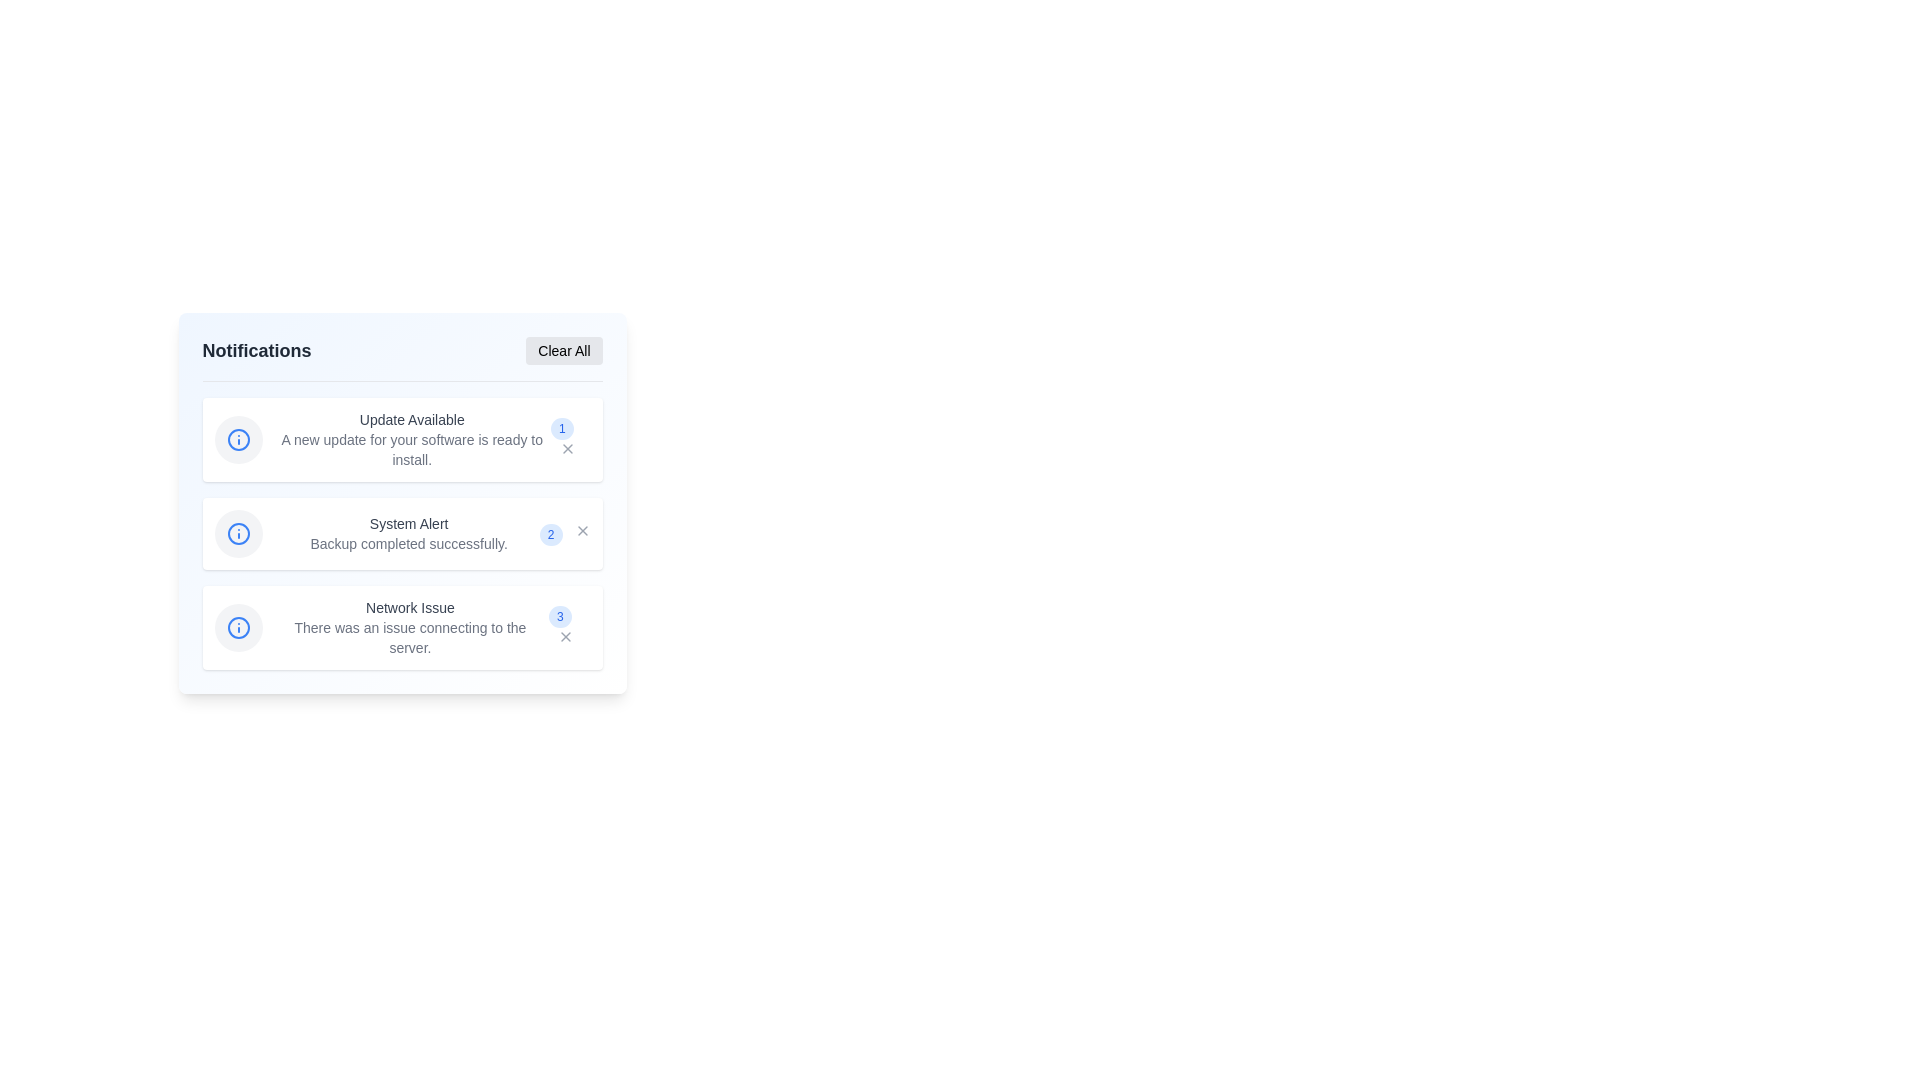 Image resolution: width=1920 pixels, height=1080 pixels. What do you see at coordinates (238, 532) in the screenshot?
I see `the circular icon with a blue outline and white fill, containing a small blue information symbol, located in the middle-left of the 'System Alert' notification row for additional details` at bounding box center [238, 532].